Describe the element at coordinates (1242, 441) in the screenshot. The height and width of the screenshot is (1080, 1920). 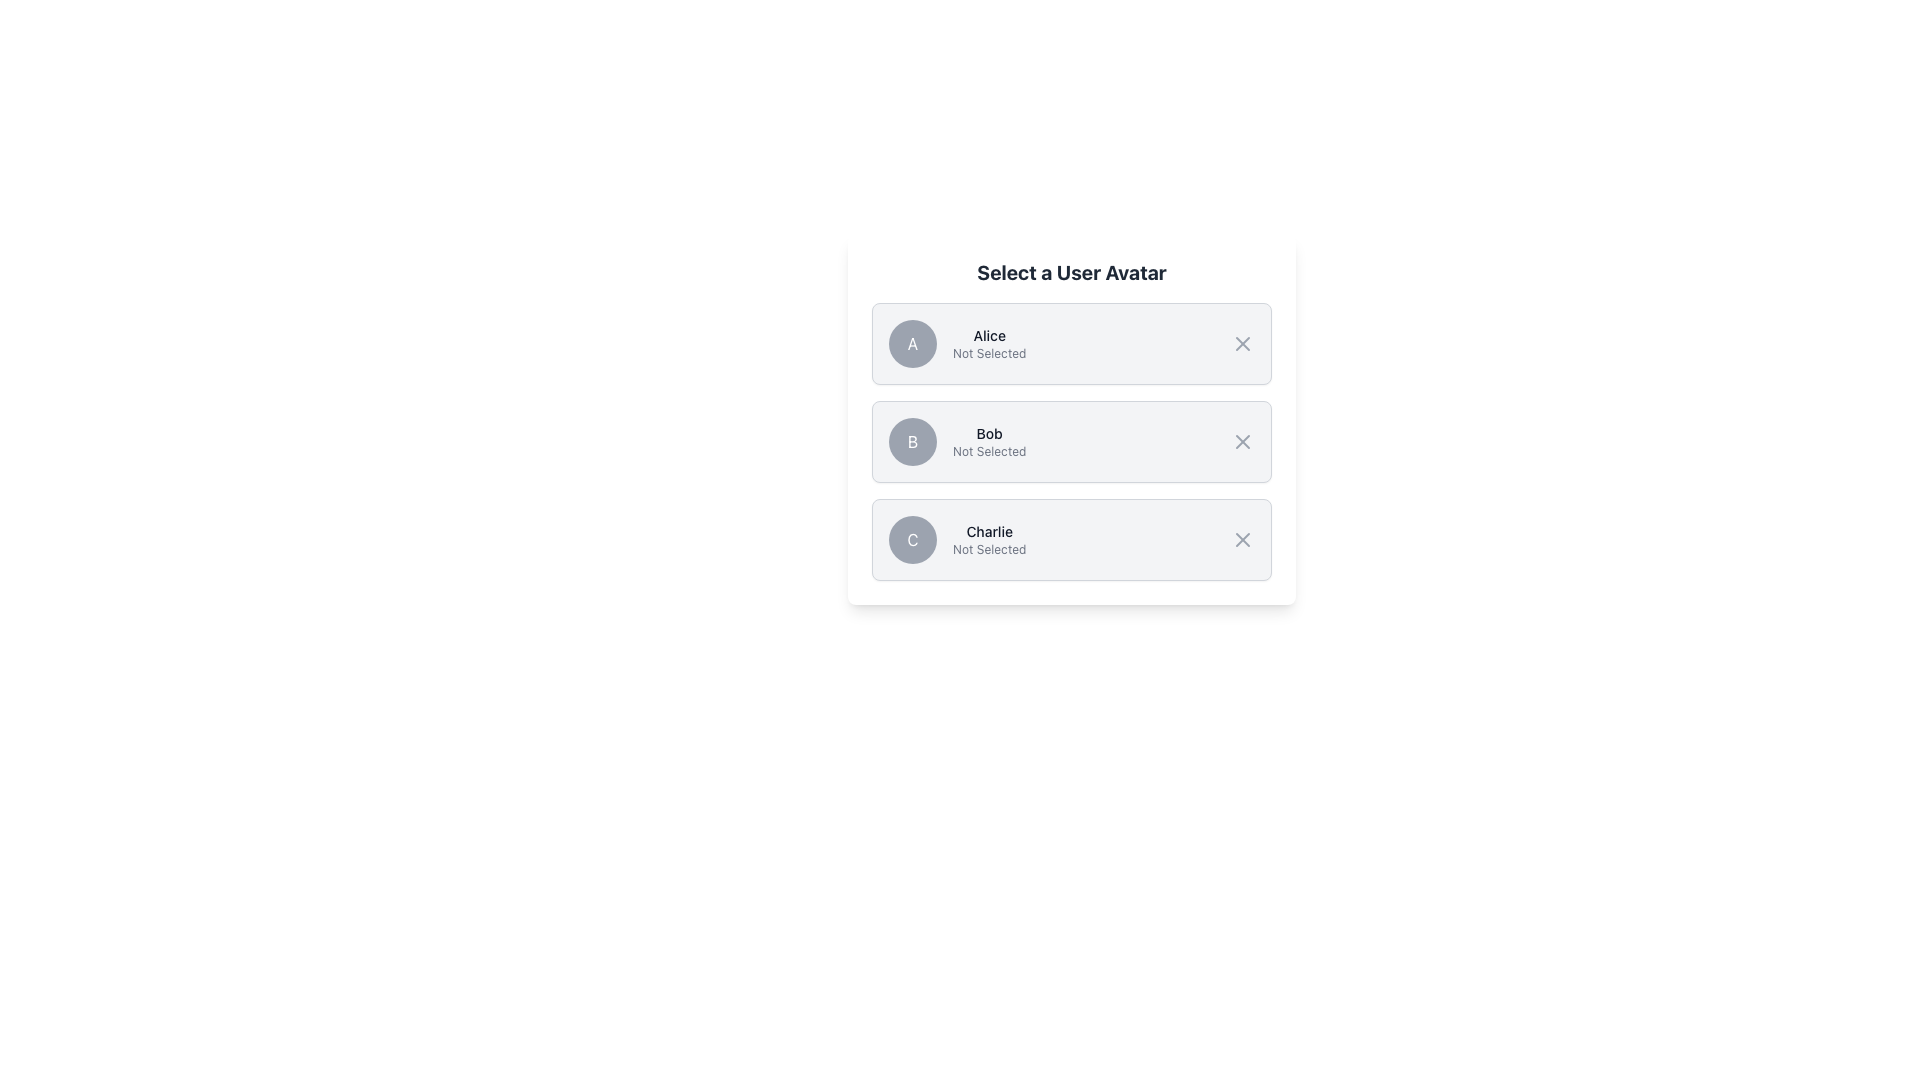
I see `the close button in the top-right corner of the 'Bob Not Selected' panel` at that location.